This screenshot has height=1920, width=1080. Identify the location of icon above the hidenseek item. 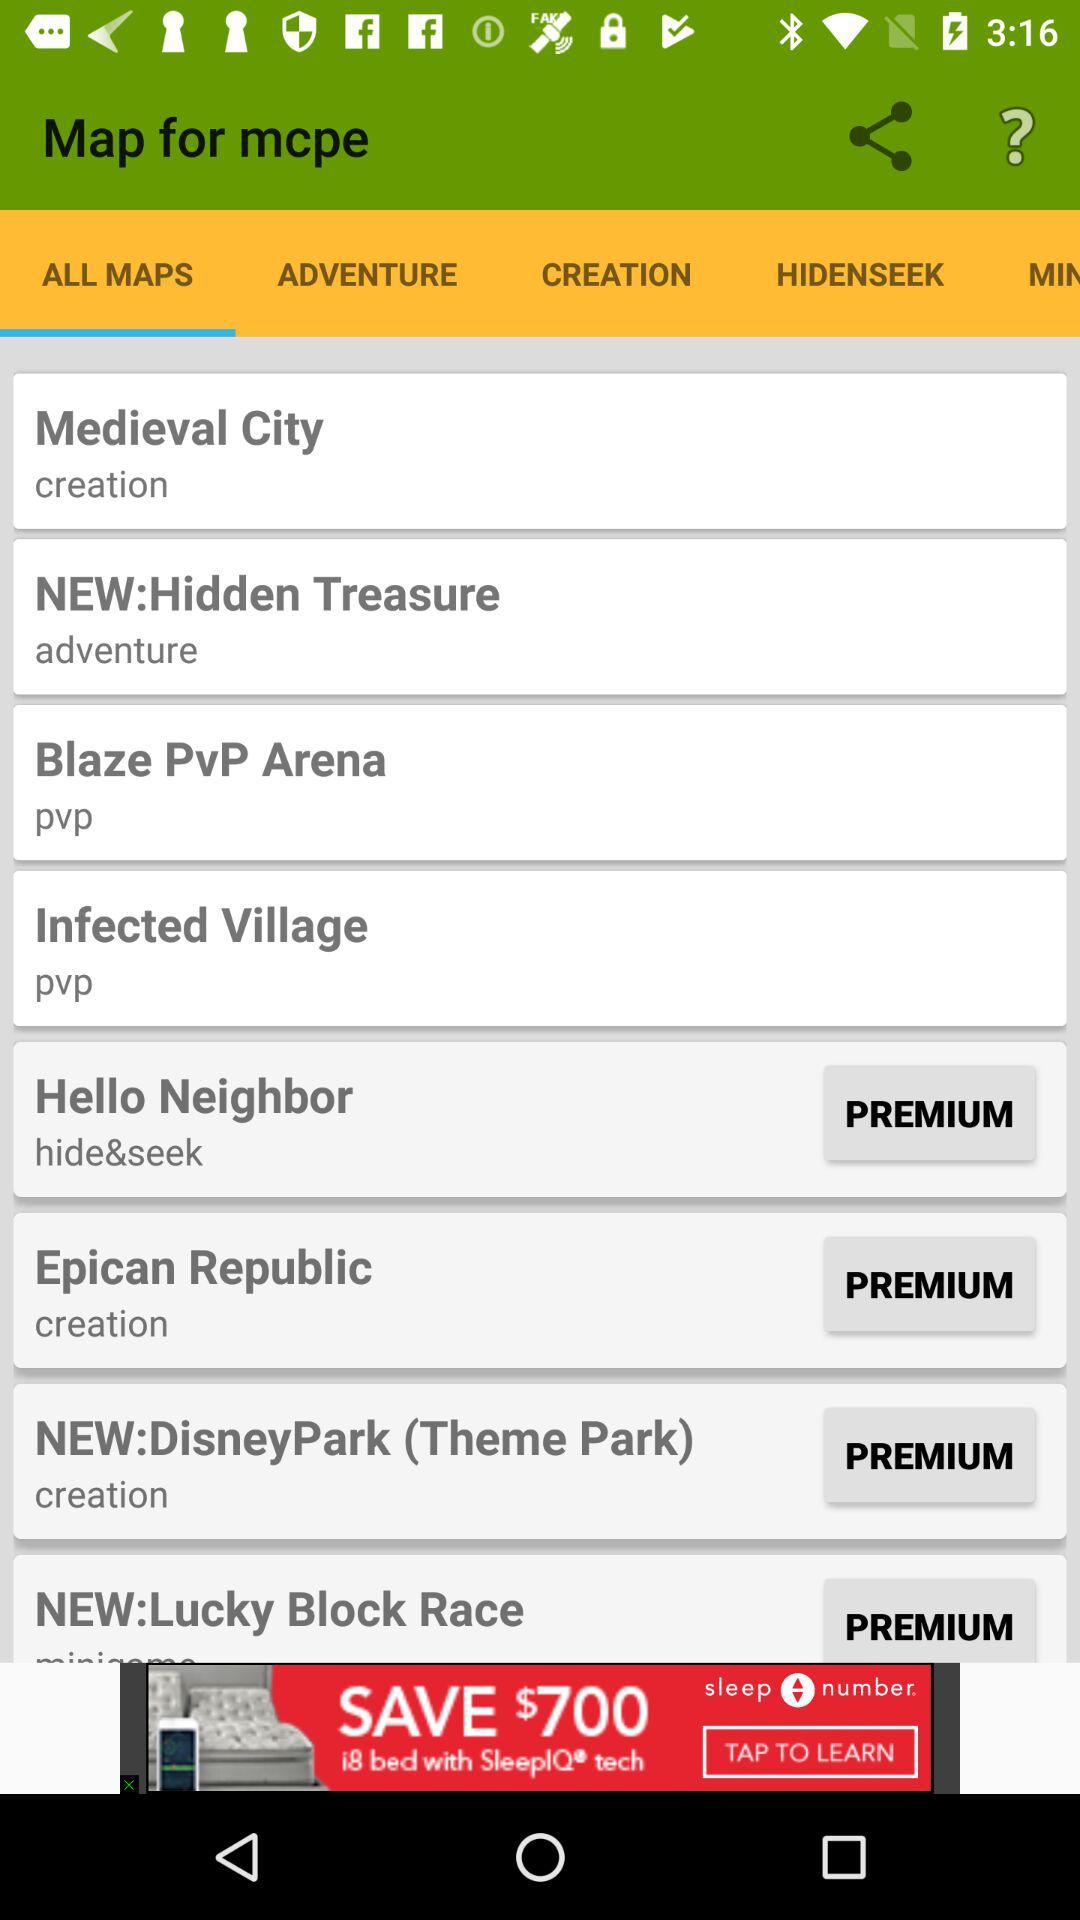
(1017, 135).